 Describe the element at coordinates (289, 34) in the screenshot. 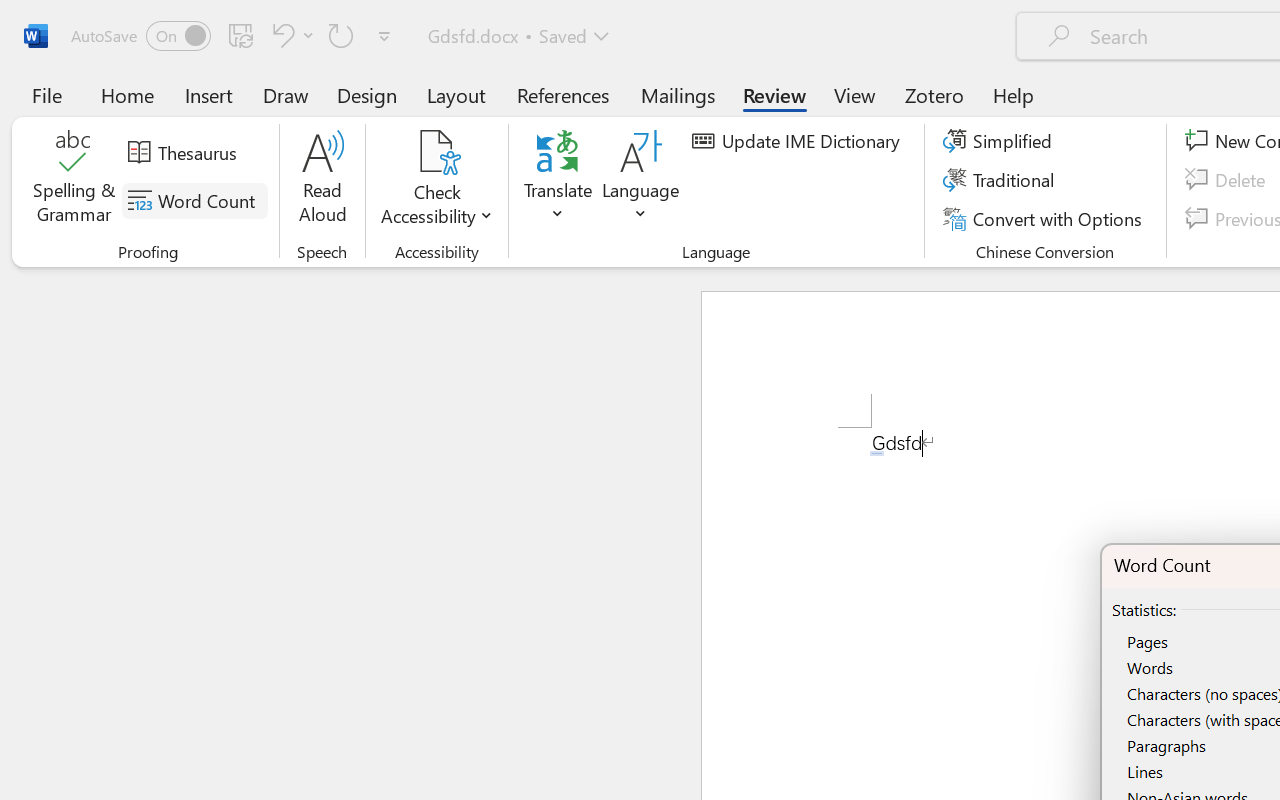

I see `'Undo AutoCorrect'` at that location.